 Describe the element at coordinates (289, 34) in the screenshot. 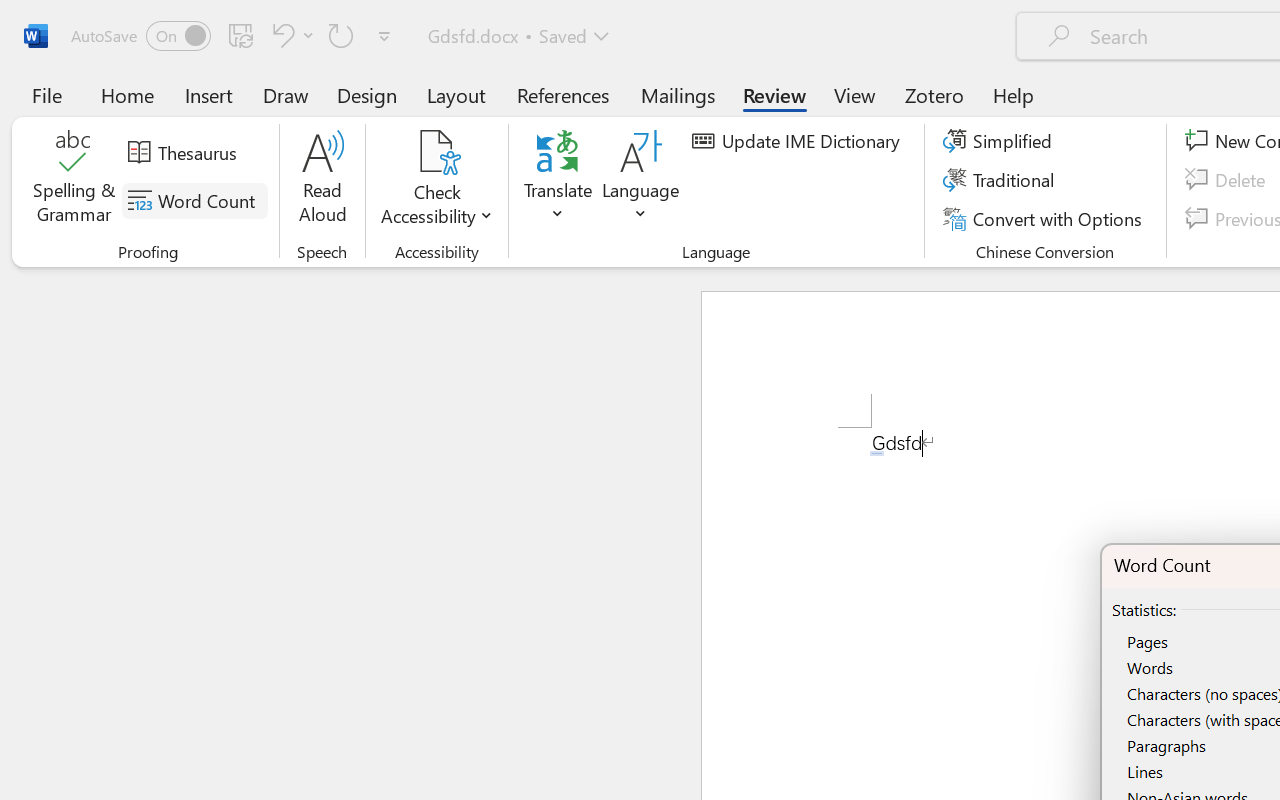

I see `'Undo AutoCorrect'` at that location.